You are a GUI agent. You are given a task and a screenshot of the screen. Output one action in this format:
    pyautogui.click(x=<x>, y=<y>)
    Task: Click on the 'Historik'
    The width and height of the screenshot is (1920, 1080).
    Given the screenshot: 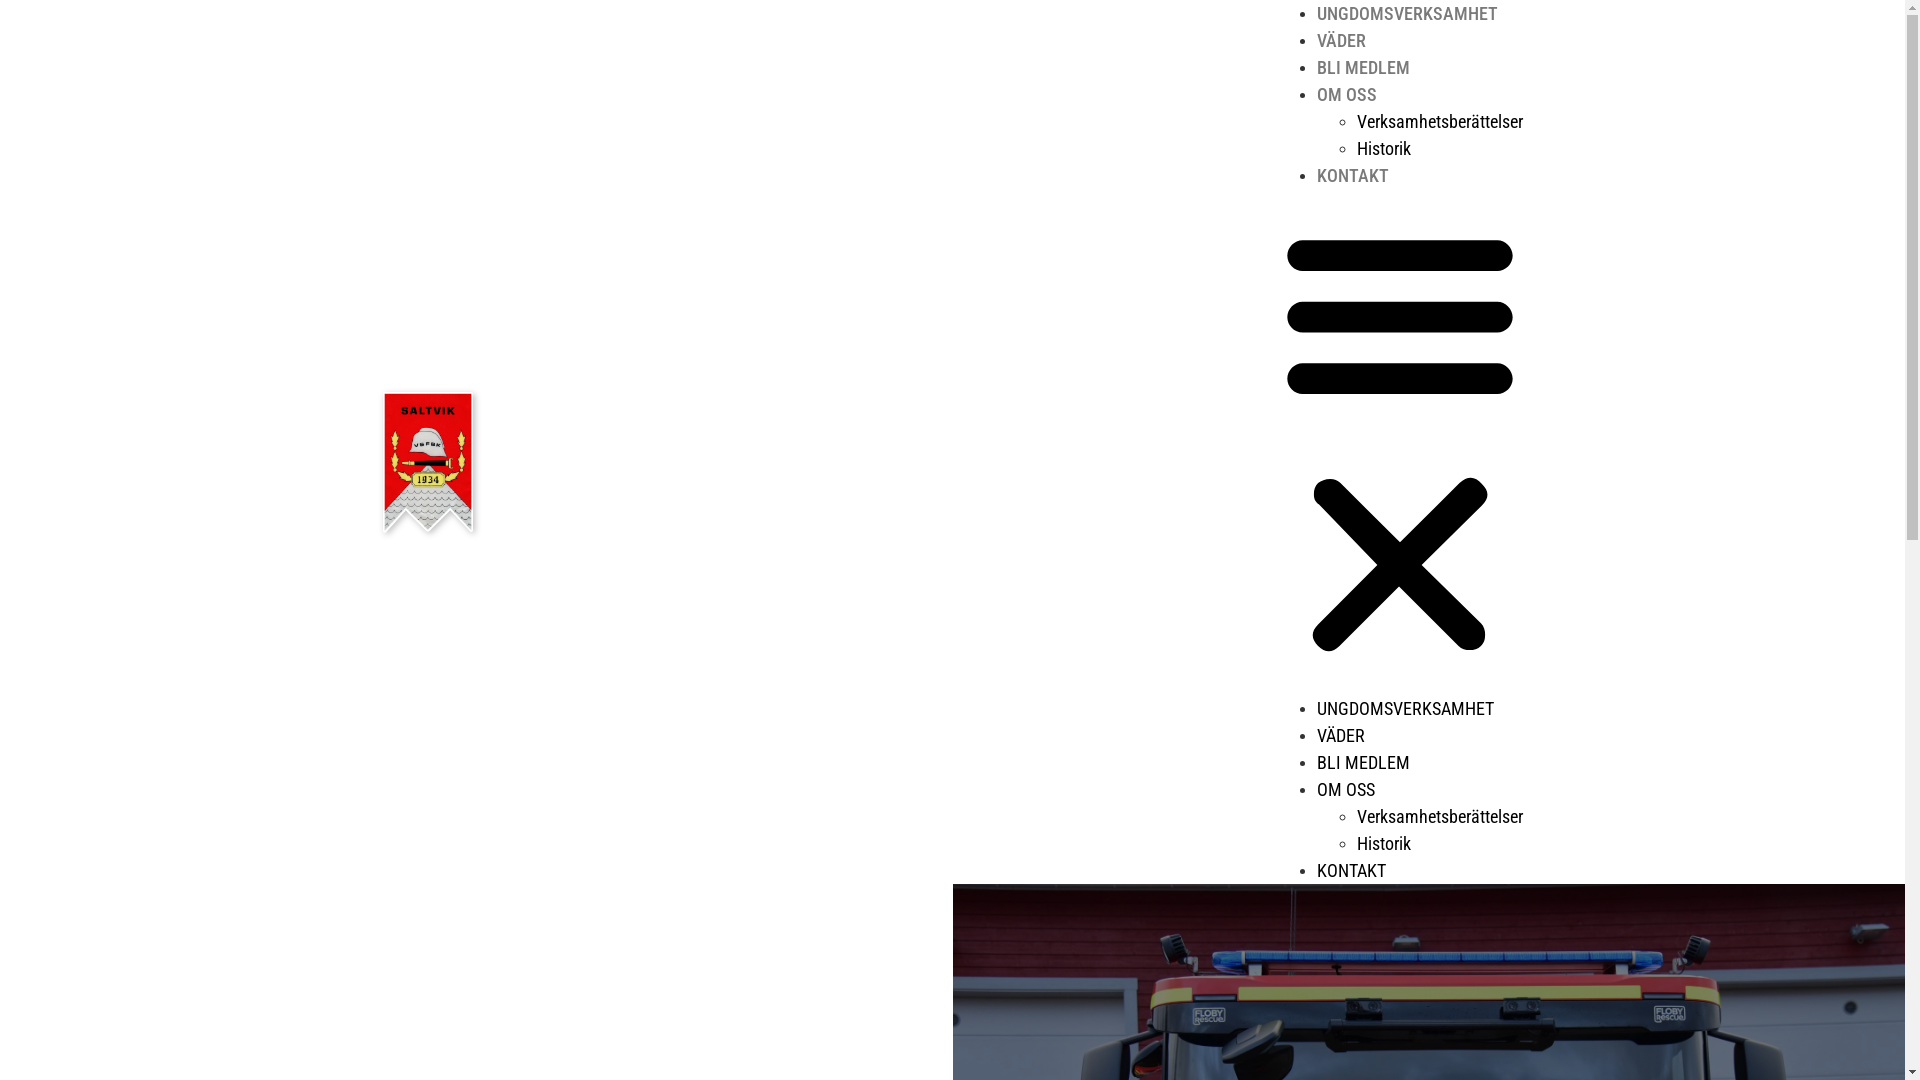 What is the action you would take?
    pyautogui.click(x=1381, y=147)
    